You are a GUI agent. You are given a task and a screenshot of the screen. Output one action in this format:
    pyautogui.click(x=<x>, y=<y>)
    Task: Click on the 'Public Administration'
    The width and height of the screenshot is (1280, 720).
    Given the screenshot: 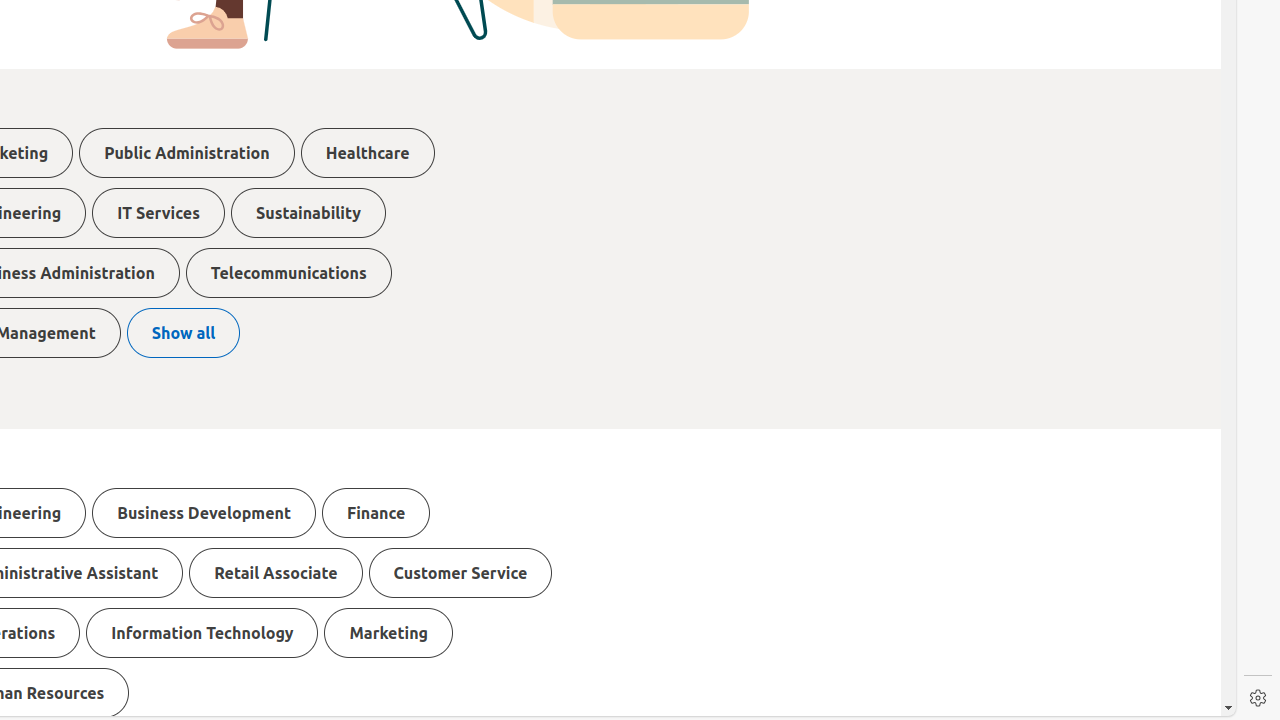 What is the action you would take?
    pyautogui.click(x=187, y=152)
    